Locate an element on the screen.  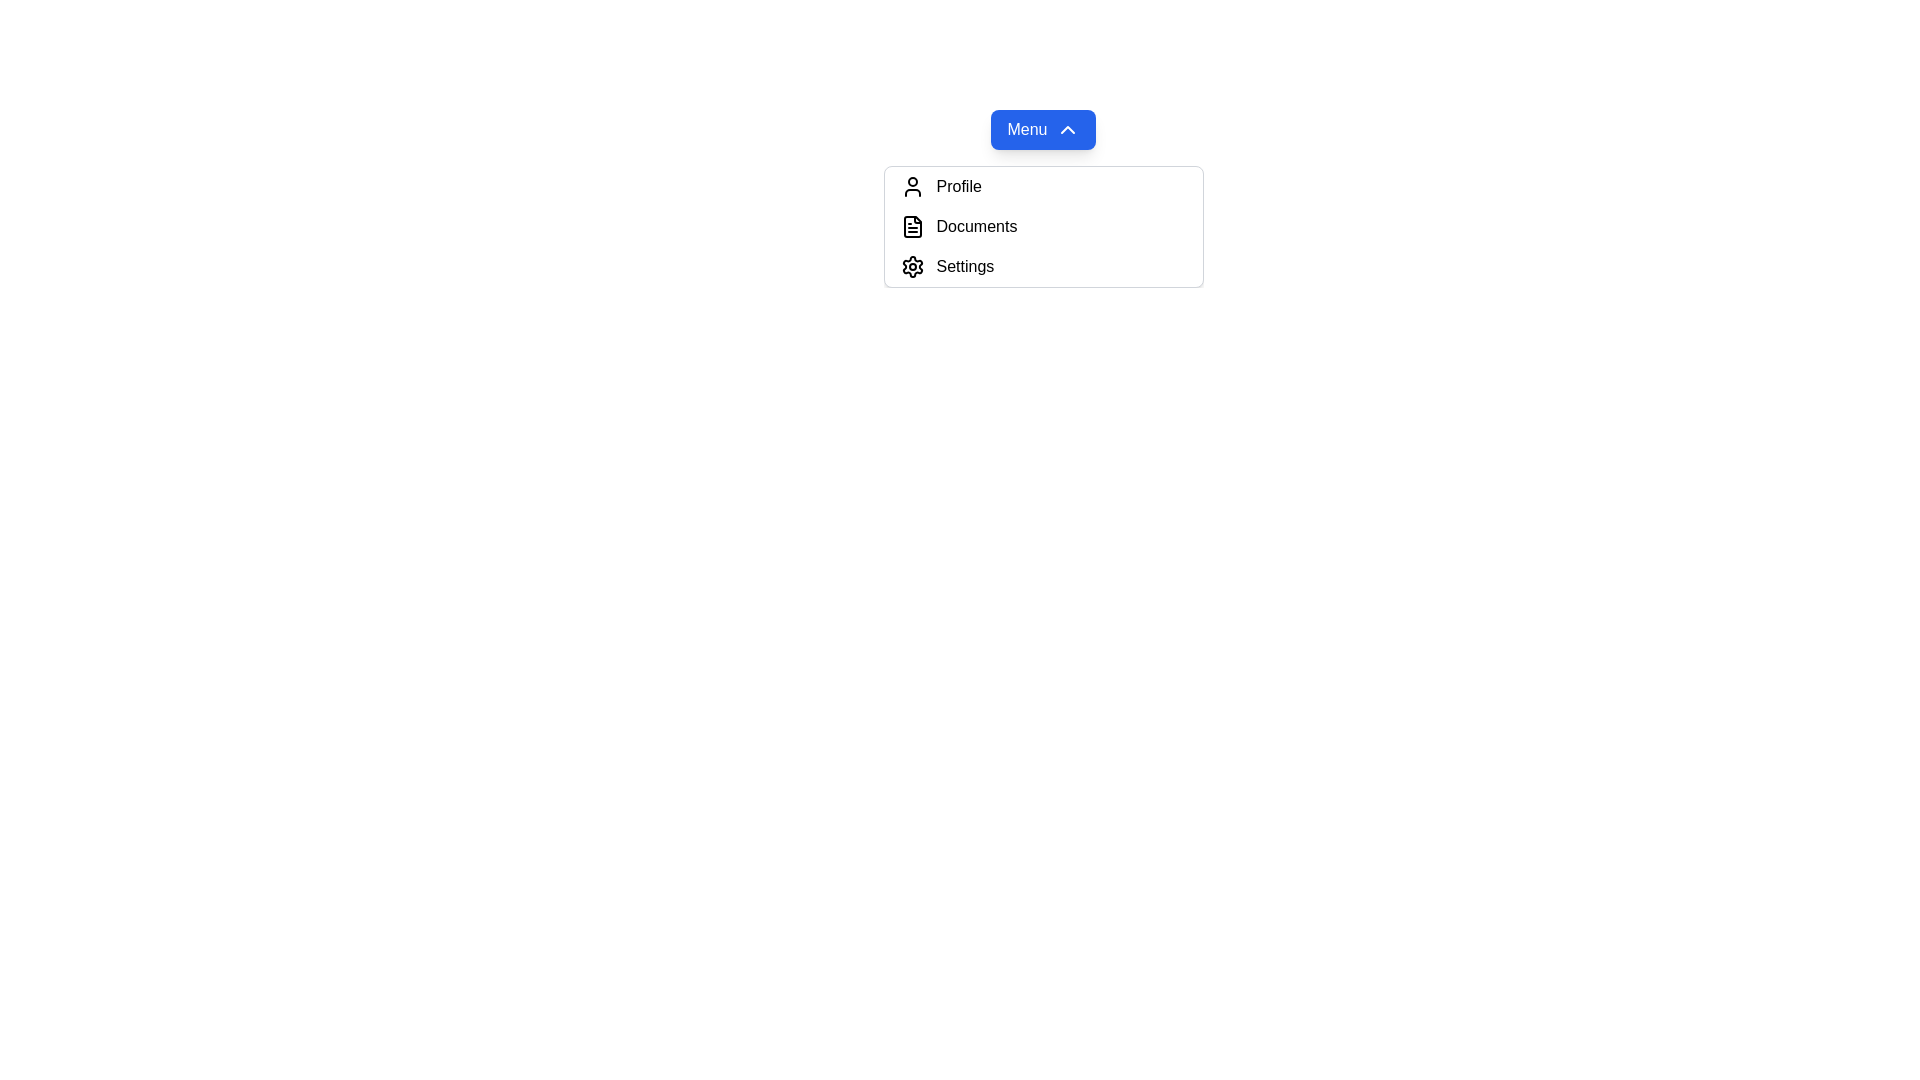
the text label representing the last item in the vertical menu dropdown, which leads to the settings page is located at coordinates (965, 265).